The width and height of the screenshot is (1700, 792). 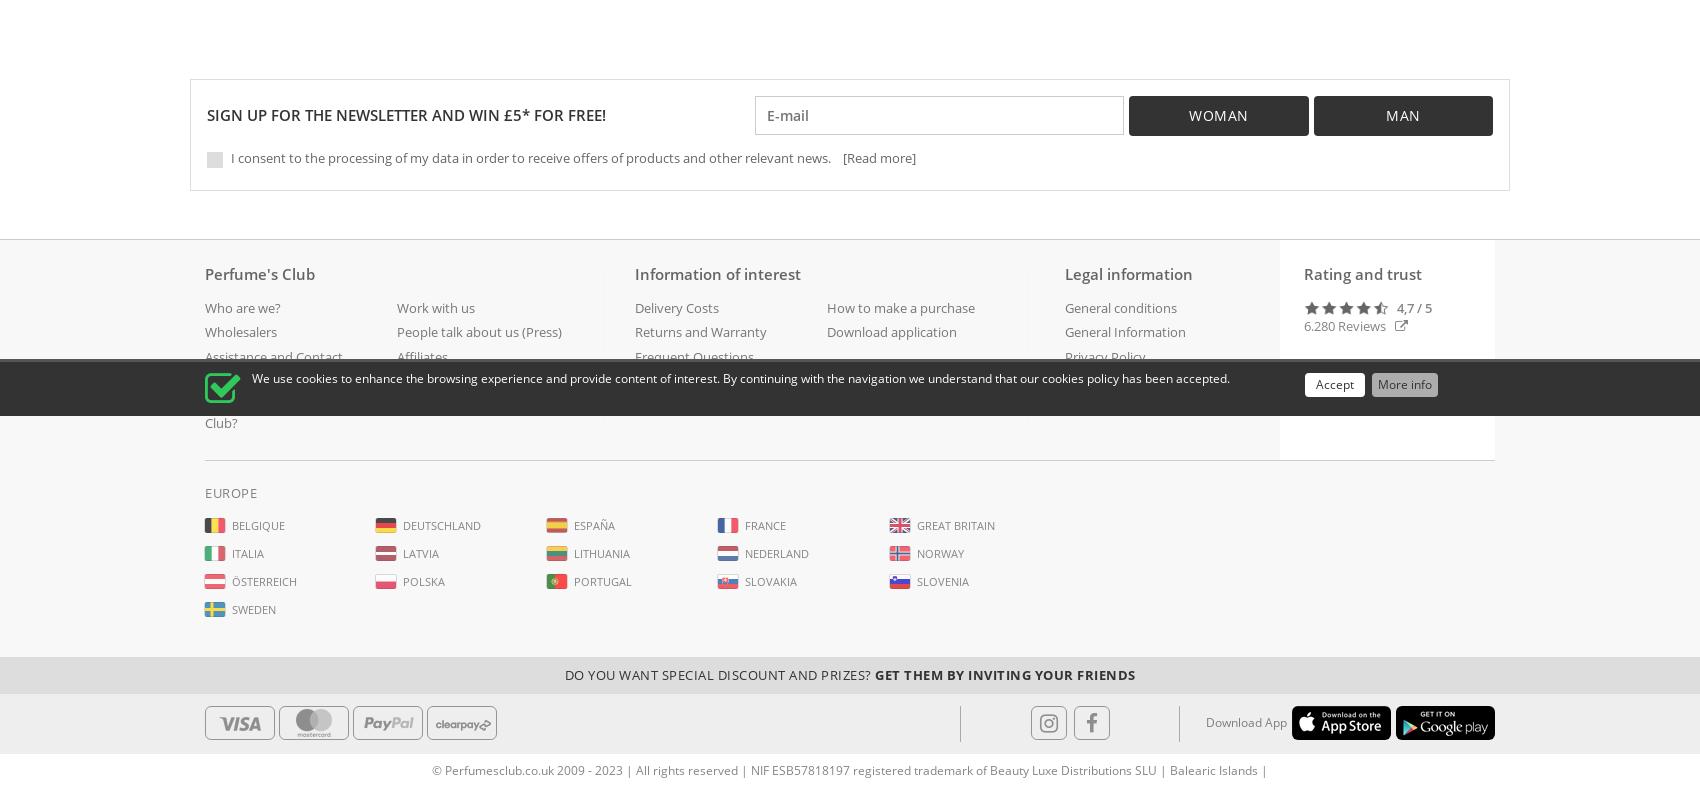 I want to click on 'Legal information', so click(x=1128, y=273).